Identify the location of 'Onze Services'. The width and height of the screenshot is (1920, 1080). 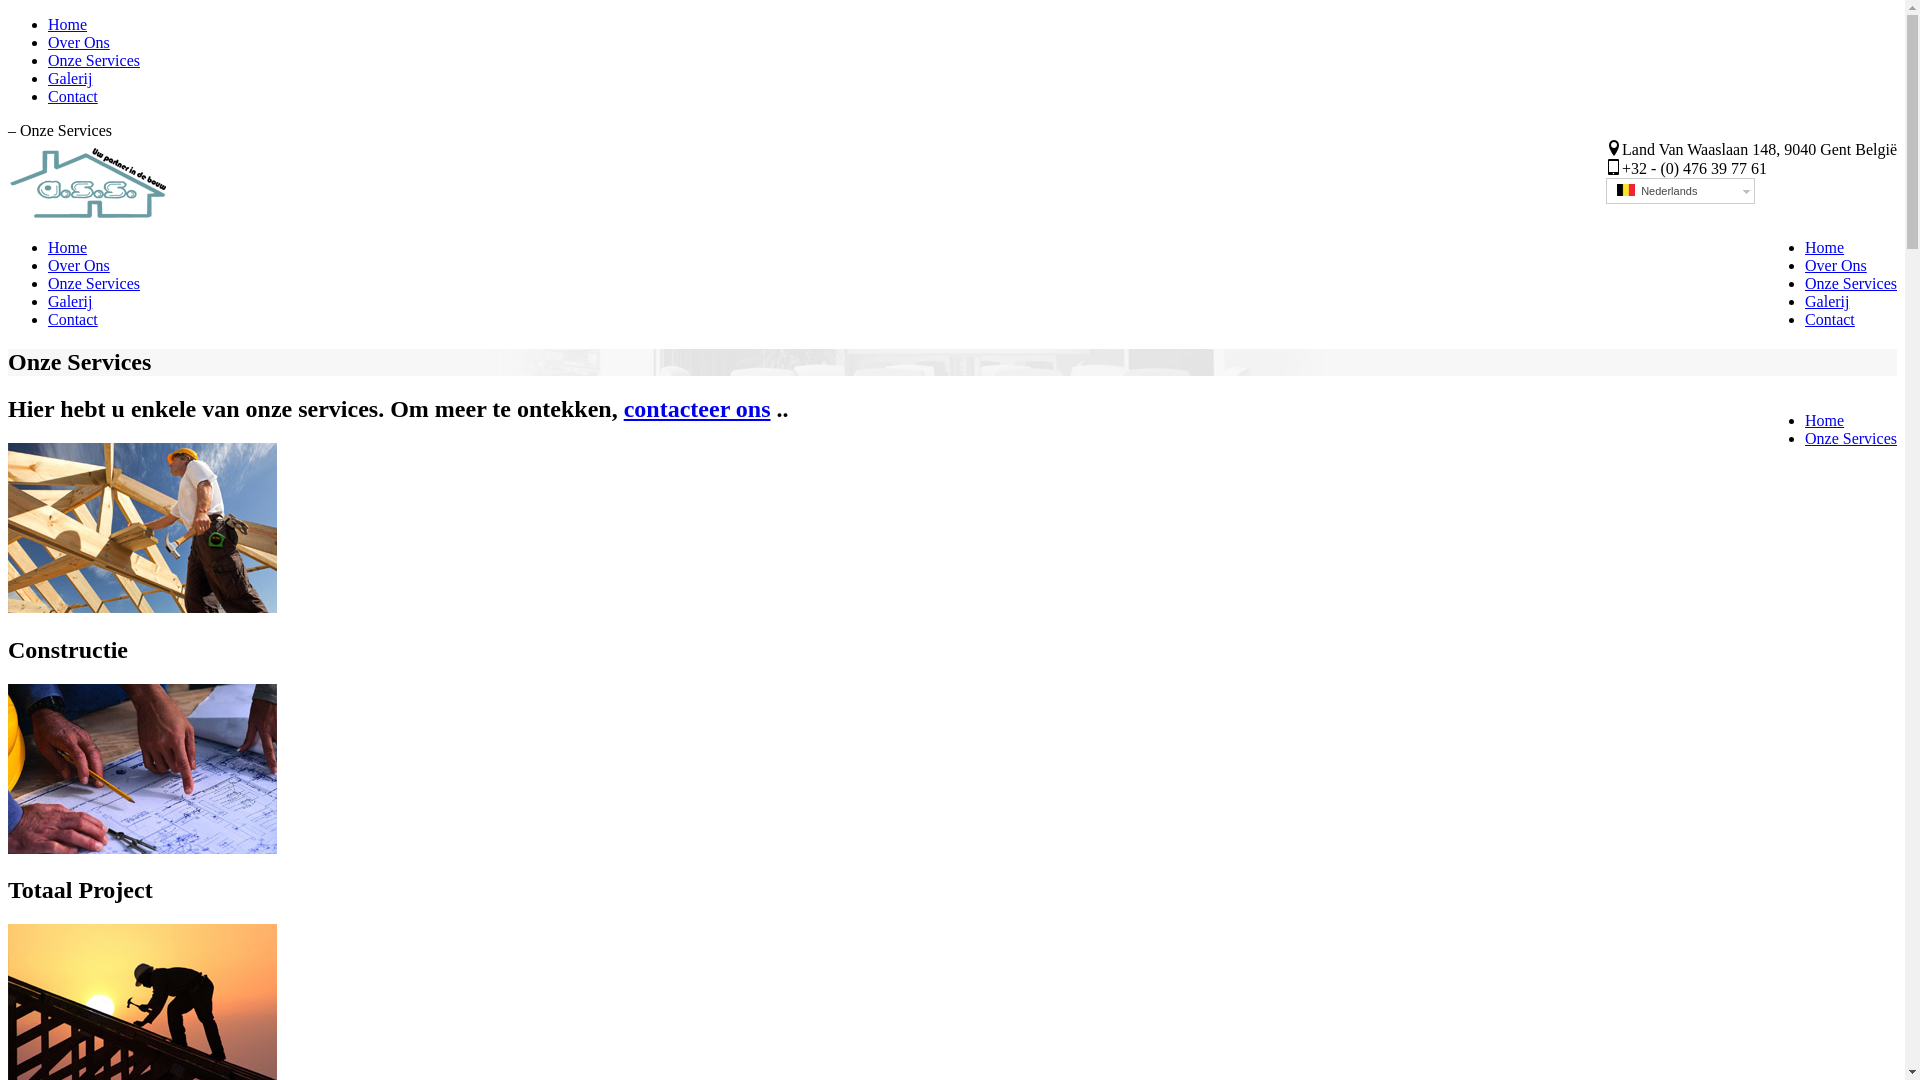
(1850, 437).